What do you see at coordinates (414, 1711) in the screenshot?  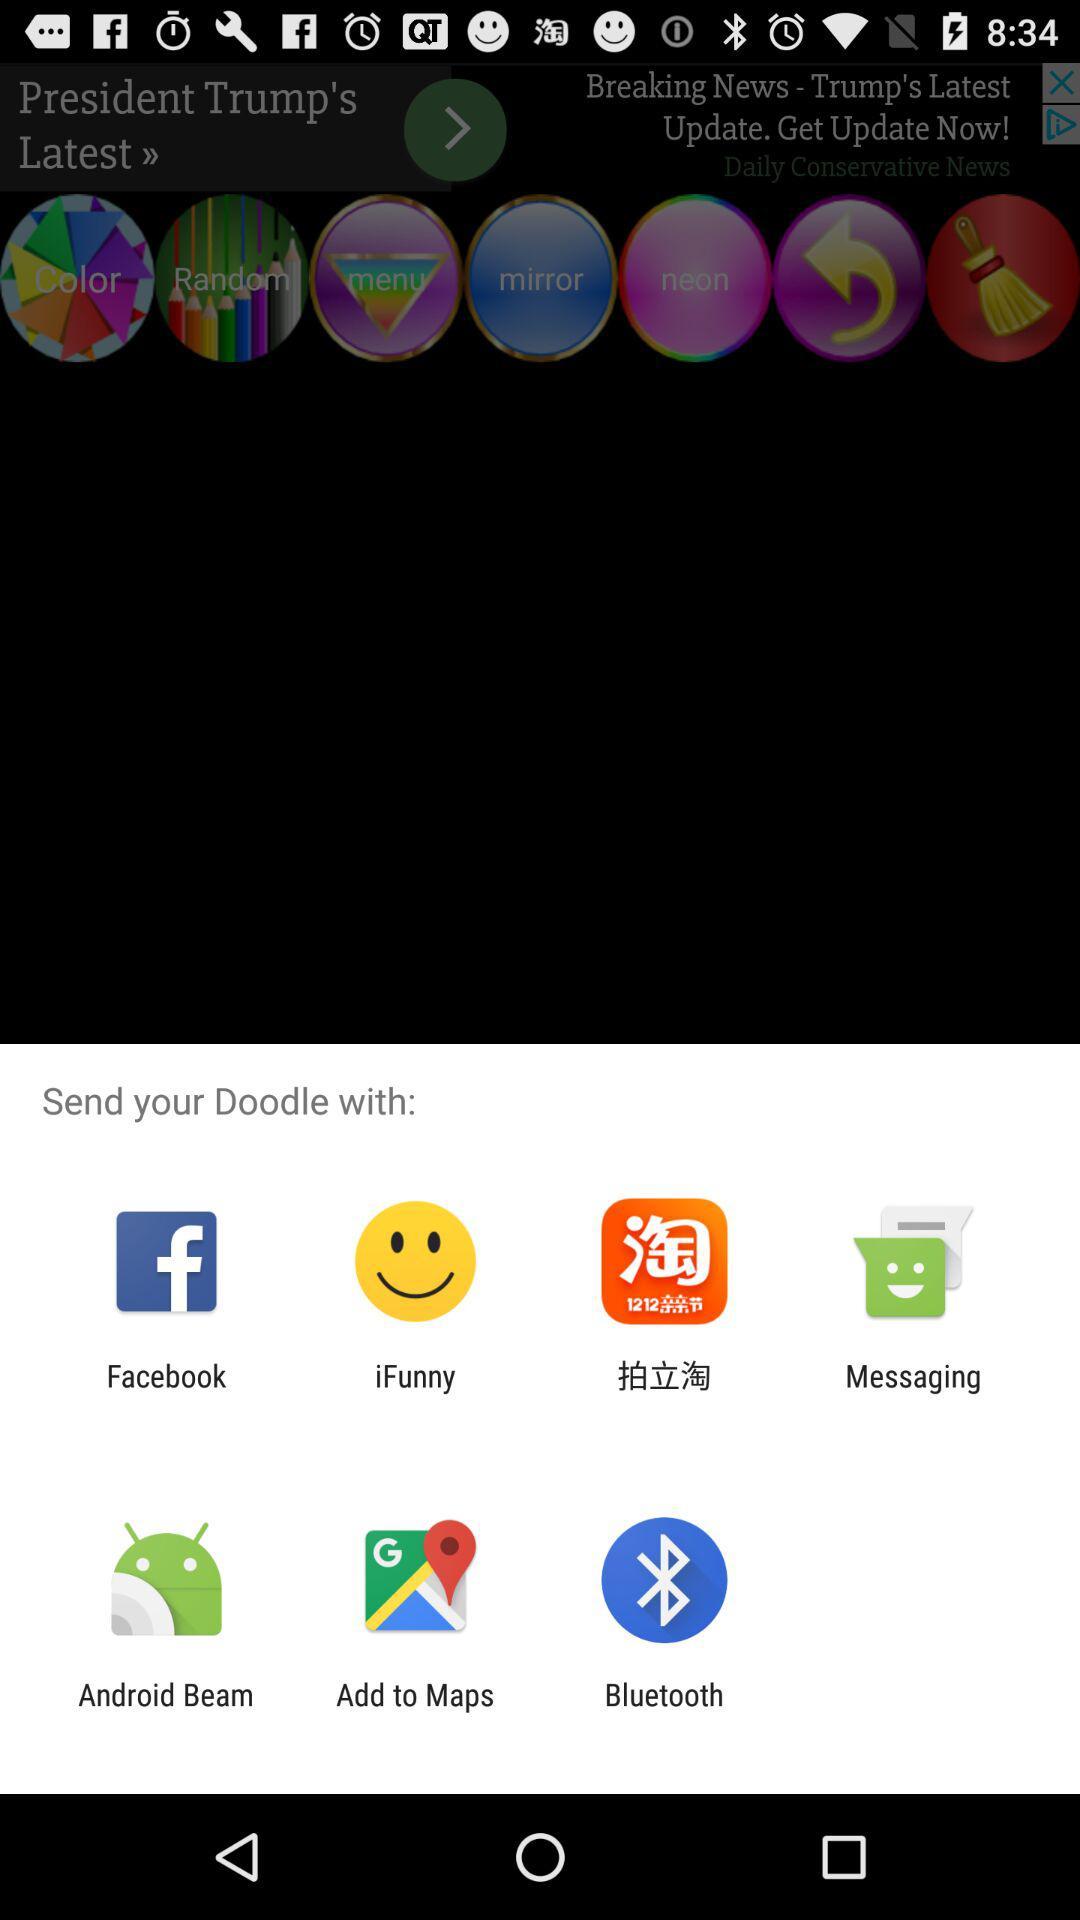 I see `app next to the android beam` at bounding box center [414, 1711].